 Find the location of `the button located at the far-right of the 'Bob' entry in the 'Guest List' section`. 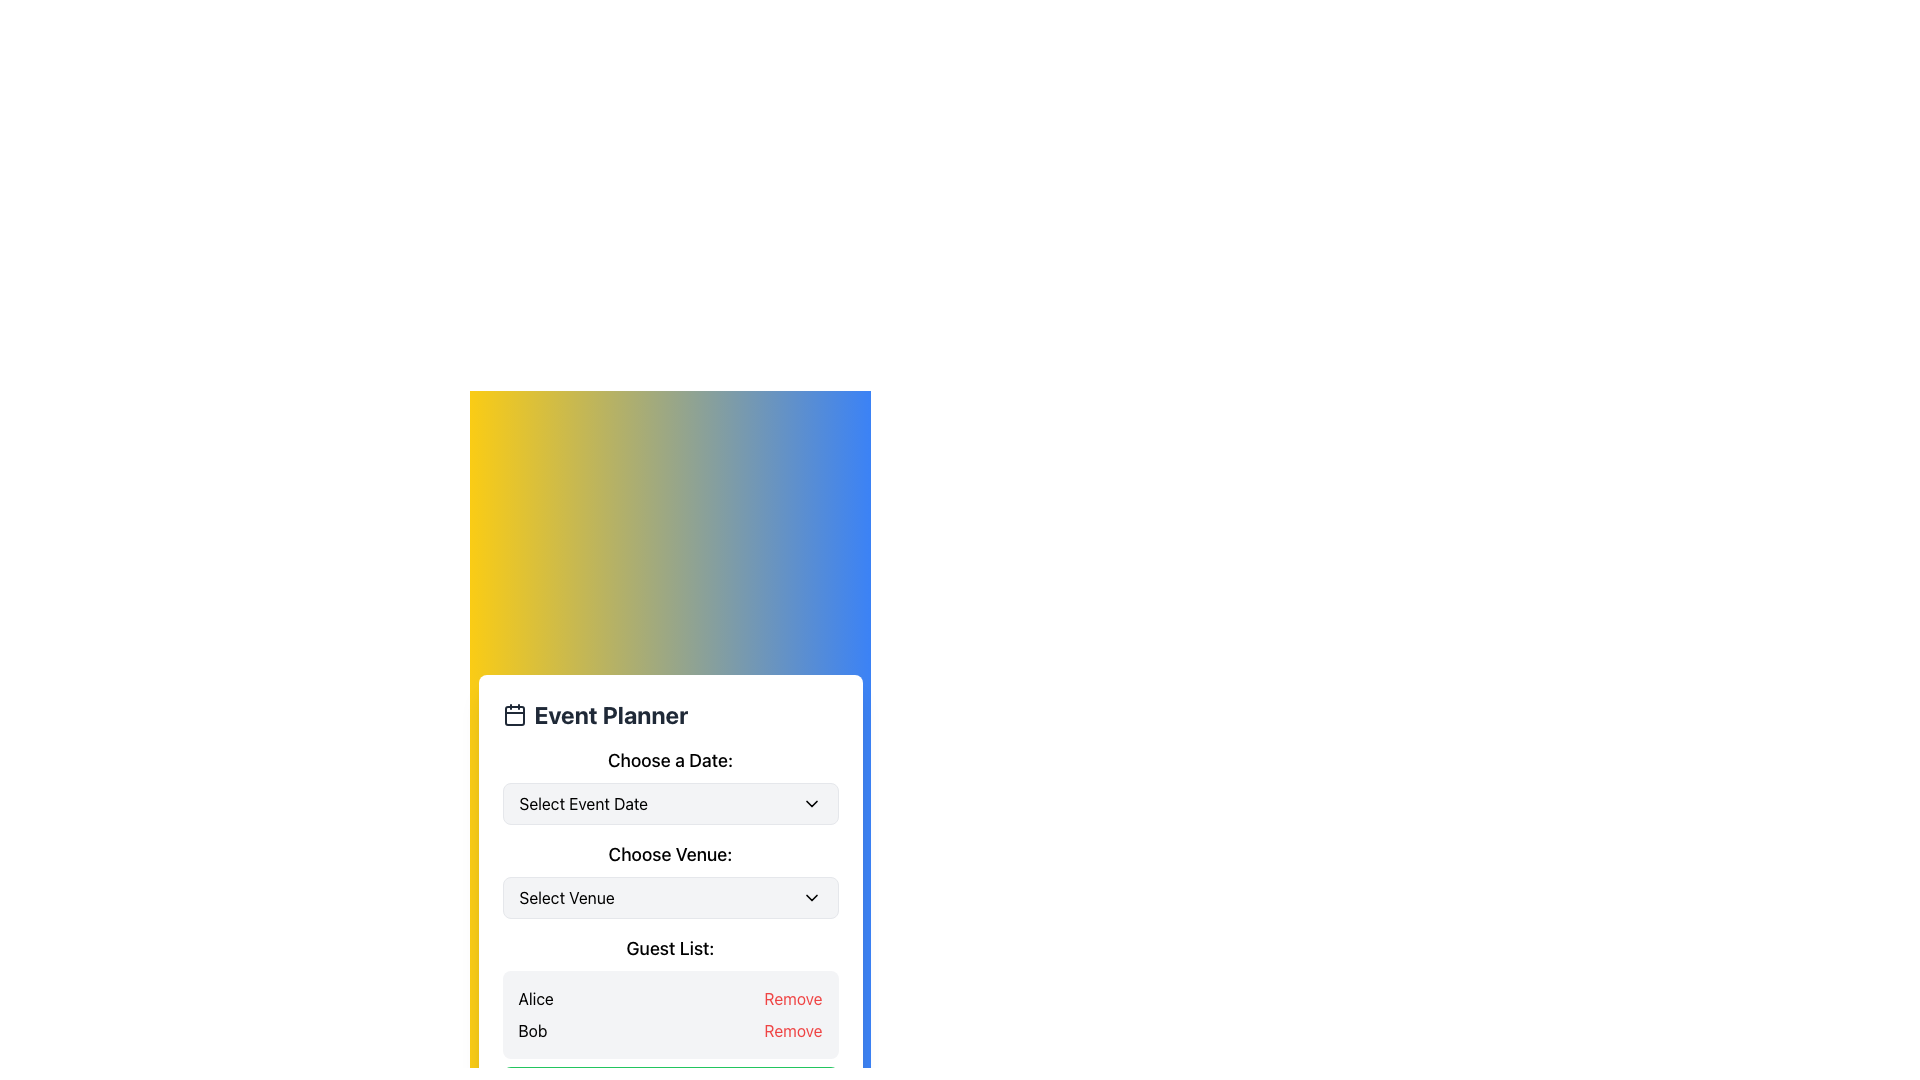

the button located at the far-right of the 'Bob' entry in the 'Guest List' section is located at coordinates (792, 1030).